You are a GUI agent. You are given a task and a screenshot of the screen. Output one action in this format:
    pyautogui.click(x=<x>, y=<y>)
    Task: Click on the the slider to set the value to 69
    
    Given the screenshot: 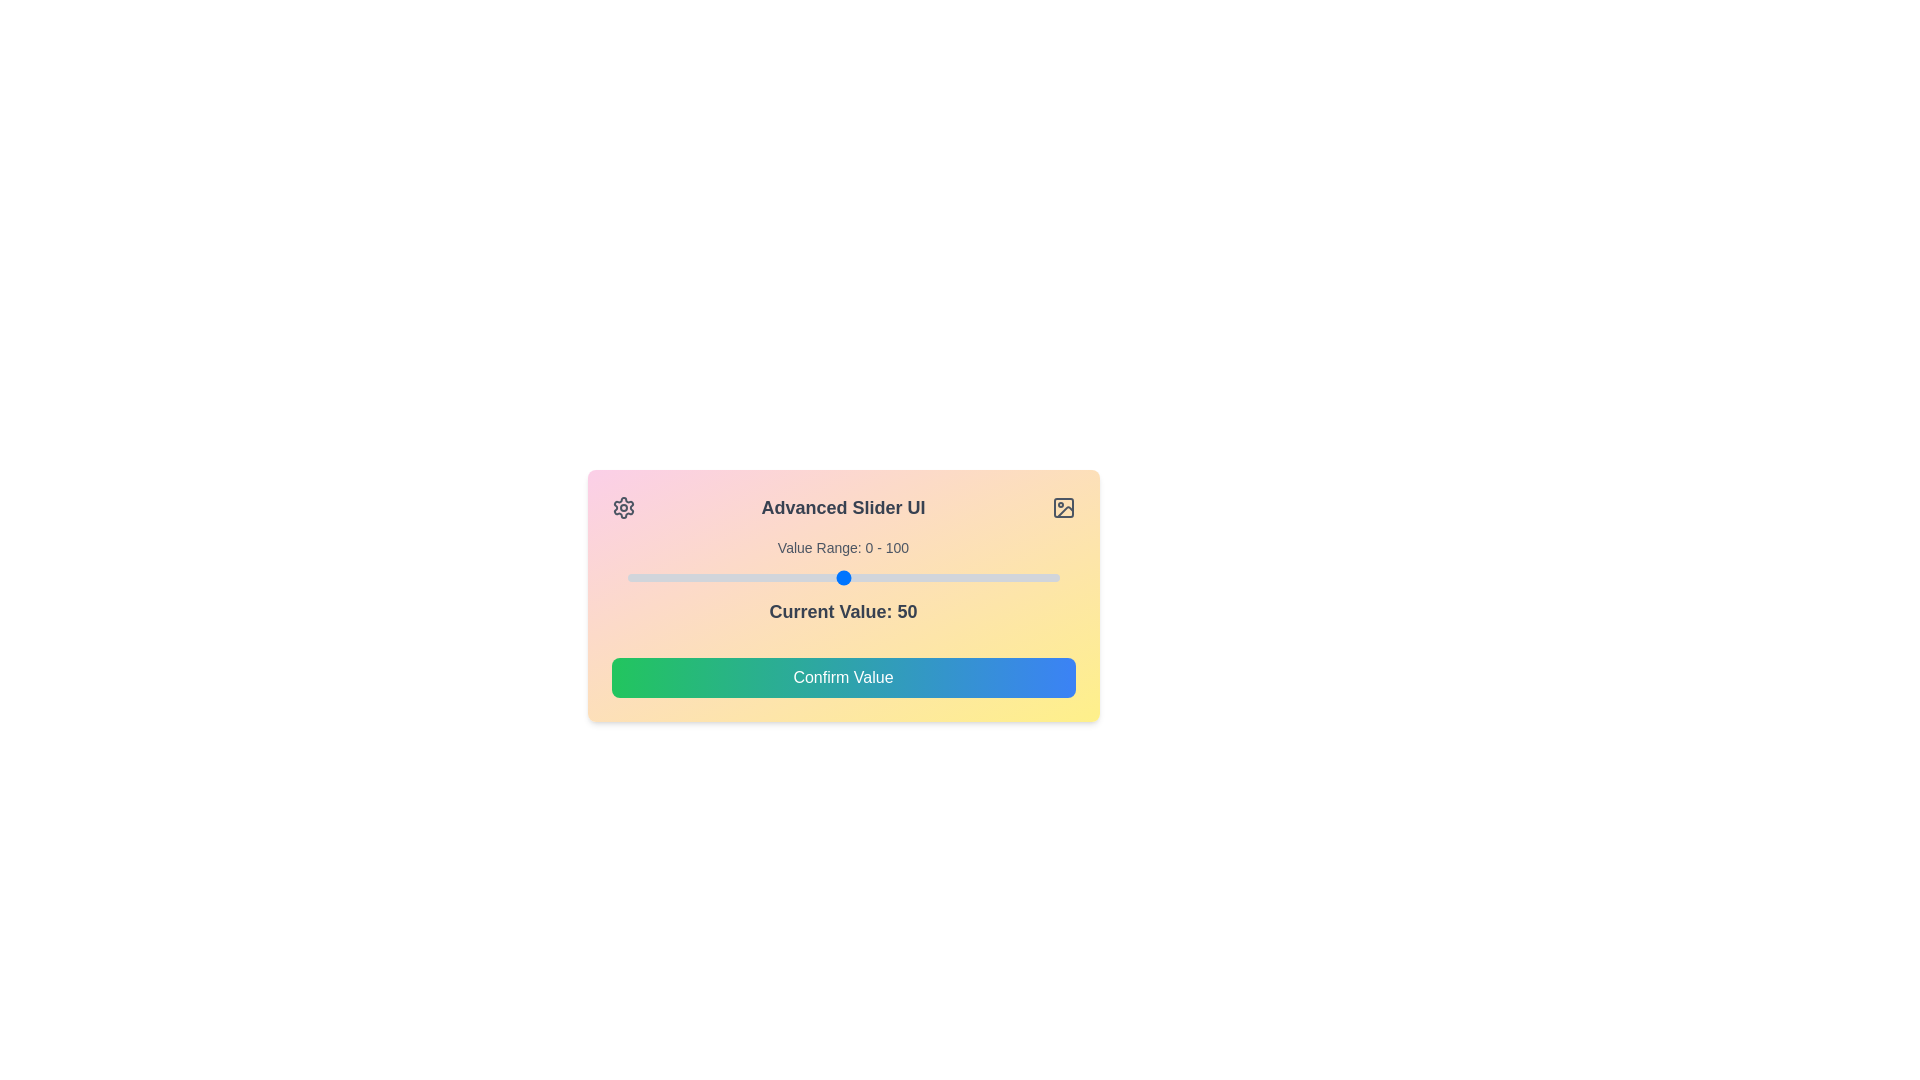 What is the action you would take?
    pyautogui.click(x=924, y=578)
    